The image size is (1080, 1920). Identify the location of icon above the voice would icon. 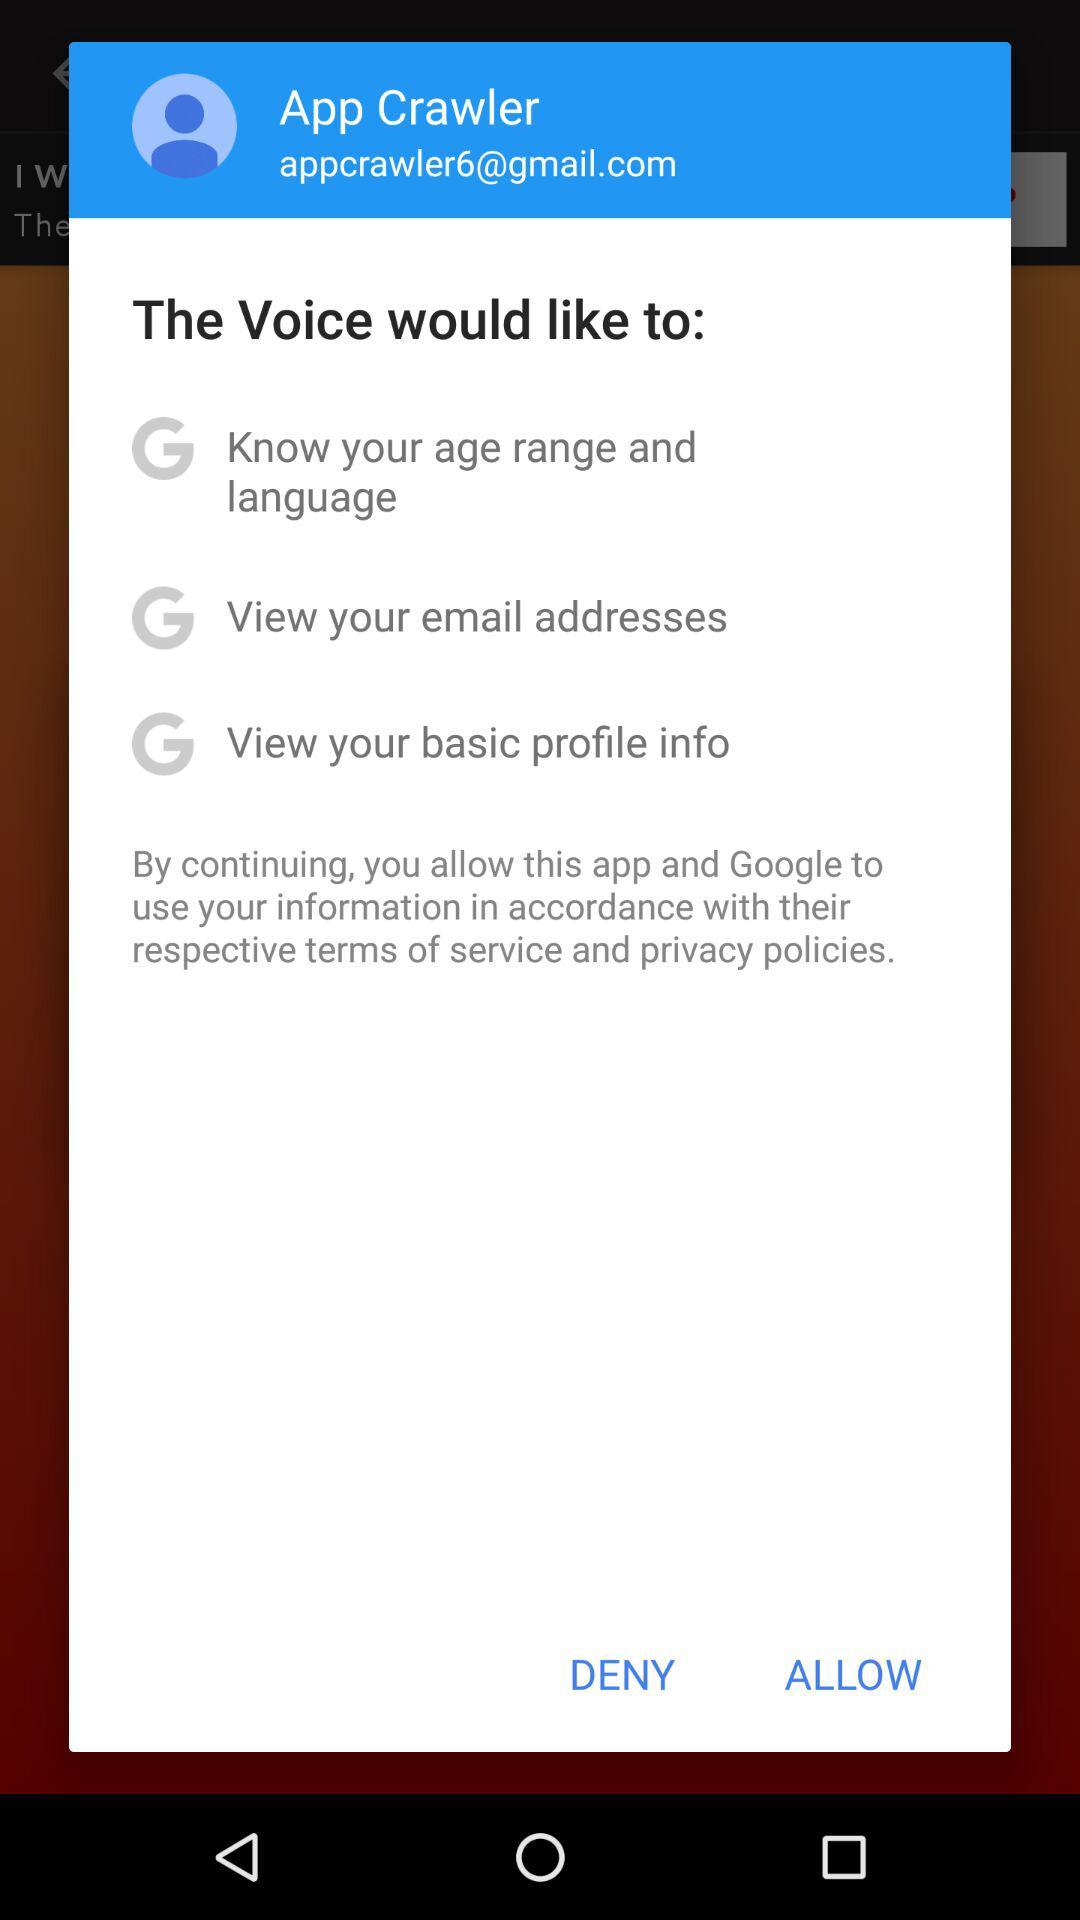
(478, 162).